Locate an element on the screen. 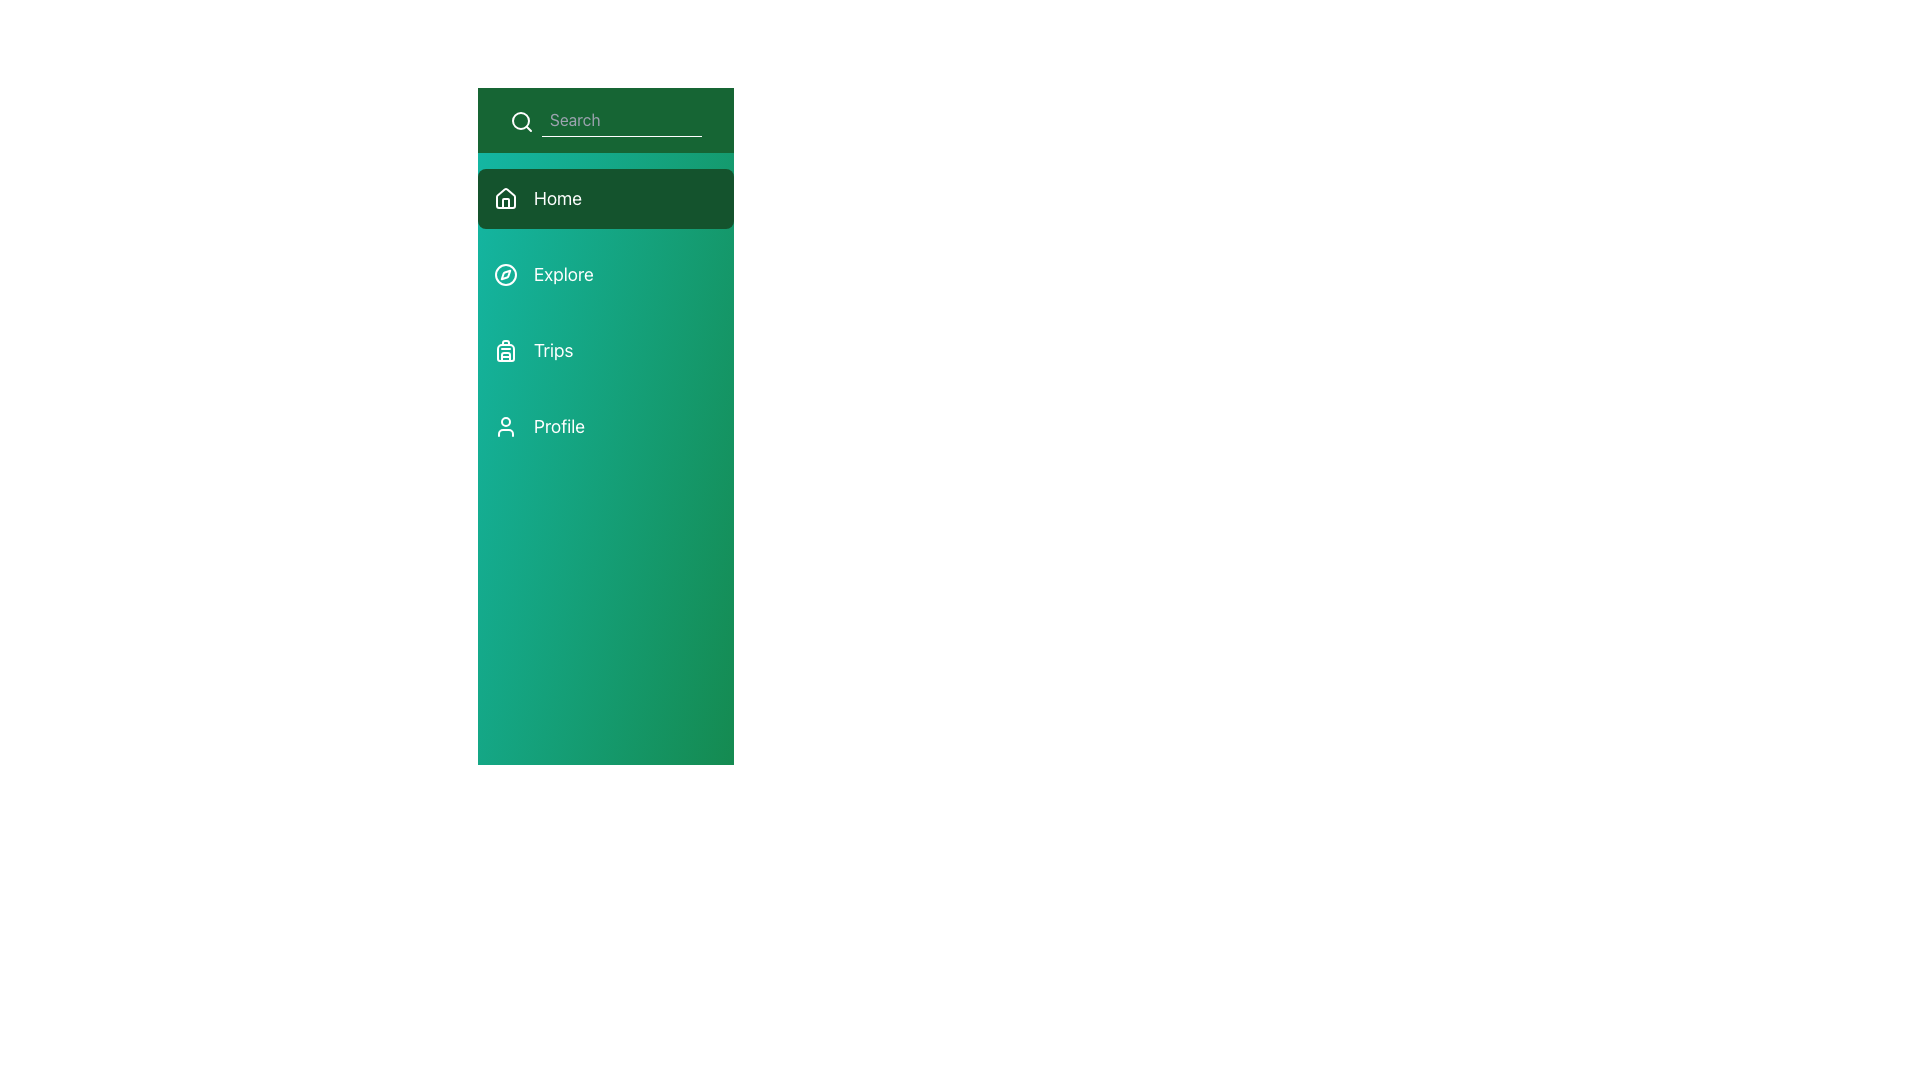 Image resolution: width=1920 pixels, height=1080 pixels. the 'Explore' text label in the vertical navigation menu is located at coordinates (562, 274).